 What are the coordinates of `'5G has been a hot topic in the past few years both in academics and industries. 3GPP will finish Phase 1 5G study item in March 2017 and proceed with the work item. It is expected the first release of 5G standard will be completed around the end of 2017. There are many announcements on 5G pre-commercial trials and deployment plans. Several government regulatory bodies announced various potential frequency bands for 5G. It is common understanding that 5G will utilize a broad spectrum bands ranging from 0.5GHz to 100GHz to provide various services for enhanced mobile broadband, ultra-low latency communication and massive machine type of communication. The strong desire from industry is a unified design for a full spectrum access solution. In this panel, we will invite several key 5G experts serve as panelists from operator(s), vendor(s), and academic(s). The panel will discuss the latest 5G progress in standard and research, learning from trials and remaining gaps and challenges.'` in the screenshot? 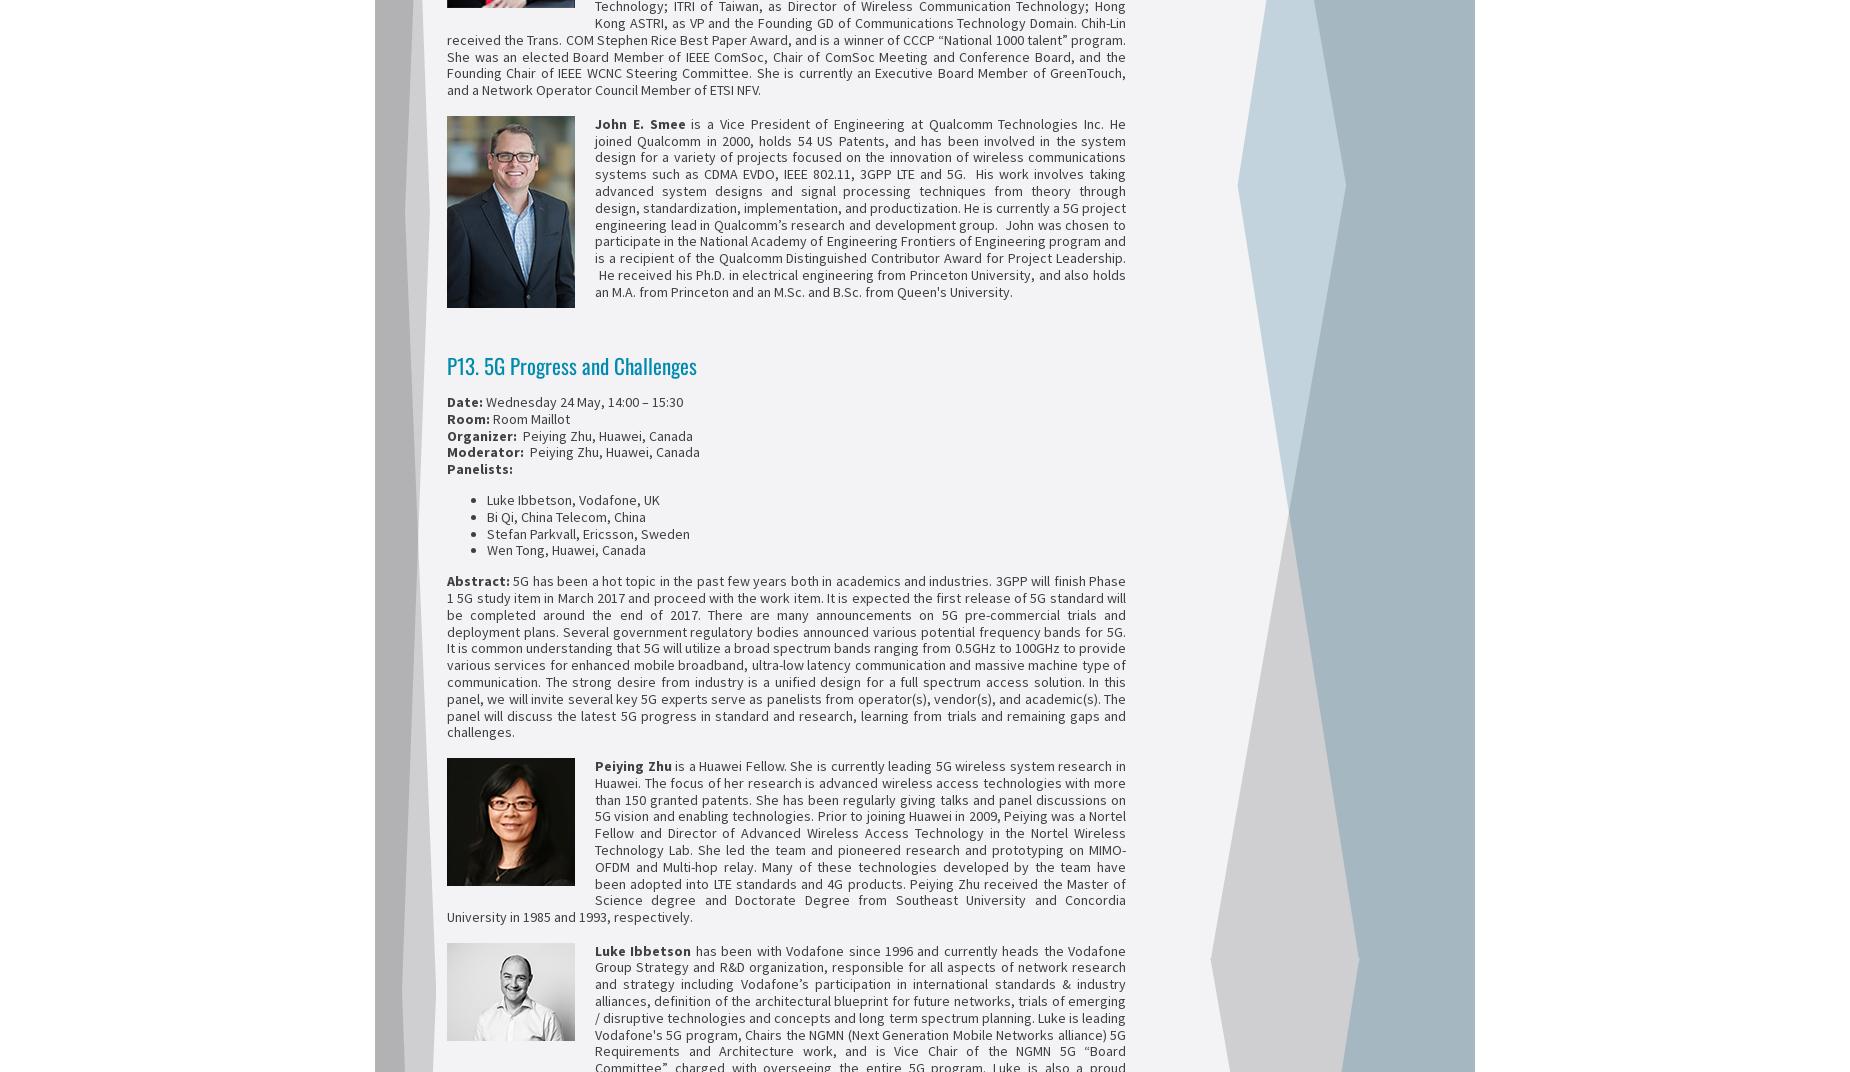 It's located at (445, 656).